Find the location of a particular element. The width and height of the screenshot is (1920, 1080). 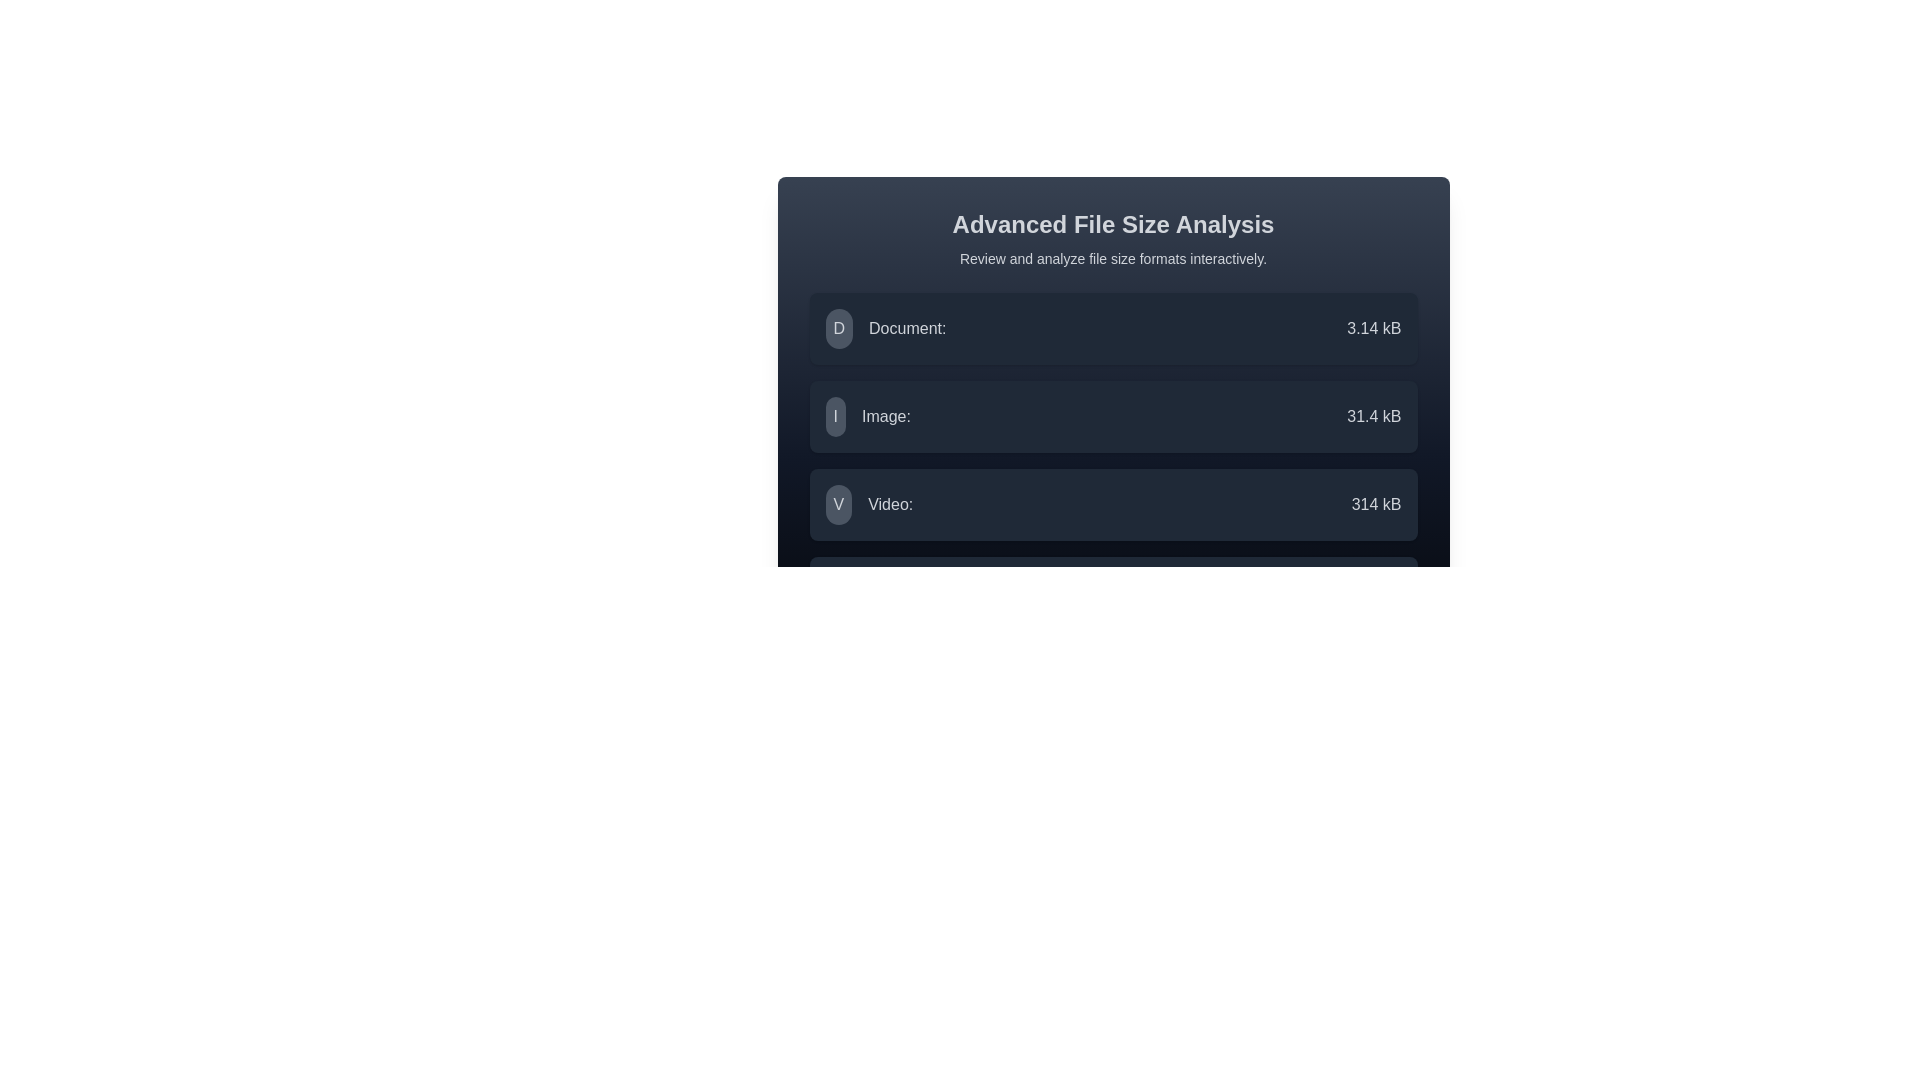

the informational list item that represents a file type and its size, located as the second element in a vertical list between 'Document: 3.14 kB' and 'Video: 314 kB' is located at coordinates (1112, 415).